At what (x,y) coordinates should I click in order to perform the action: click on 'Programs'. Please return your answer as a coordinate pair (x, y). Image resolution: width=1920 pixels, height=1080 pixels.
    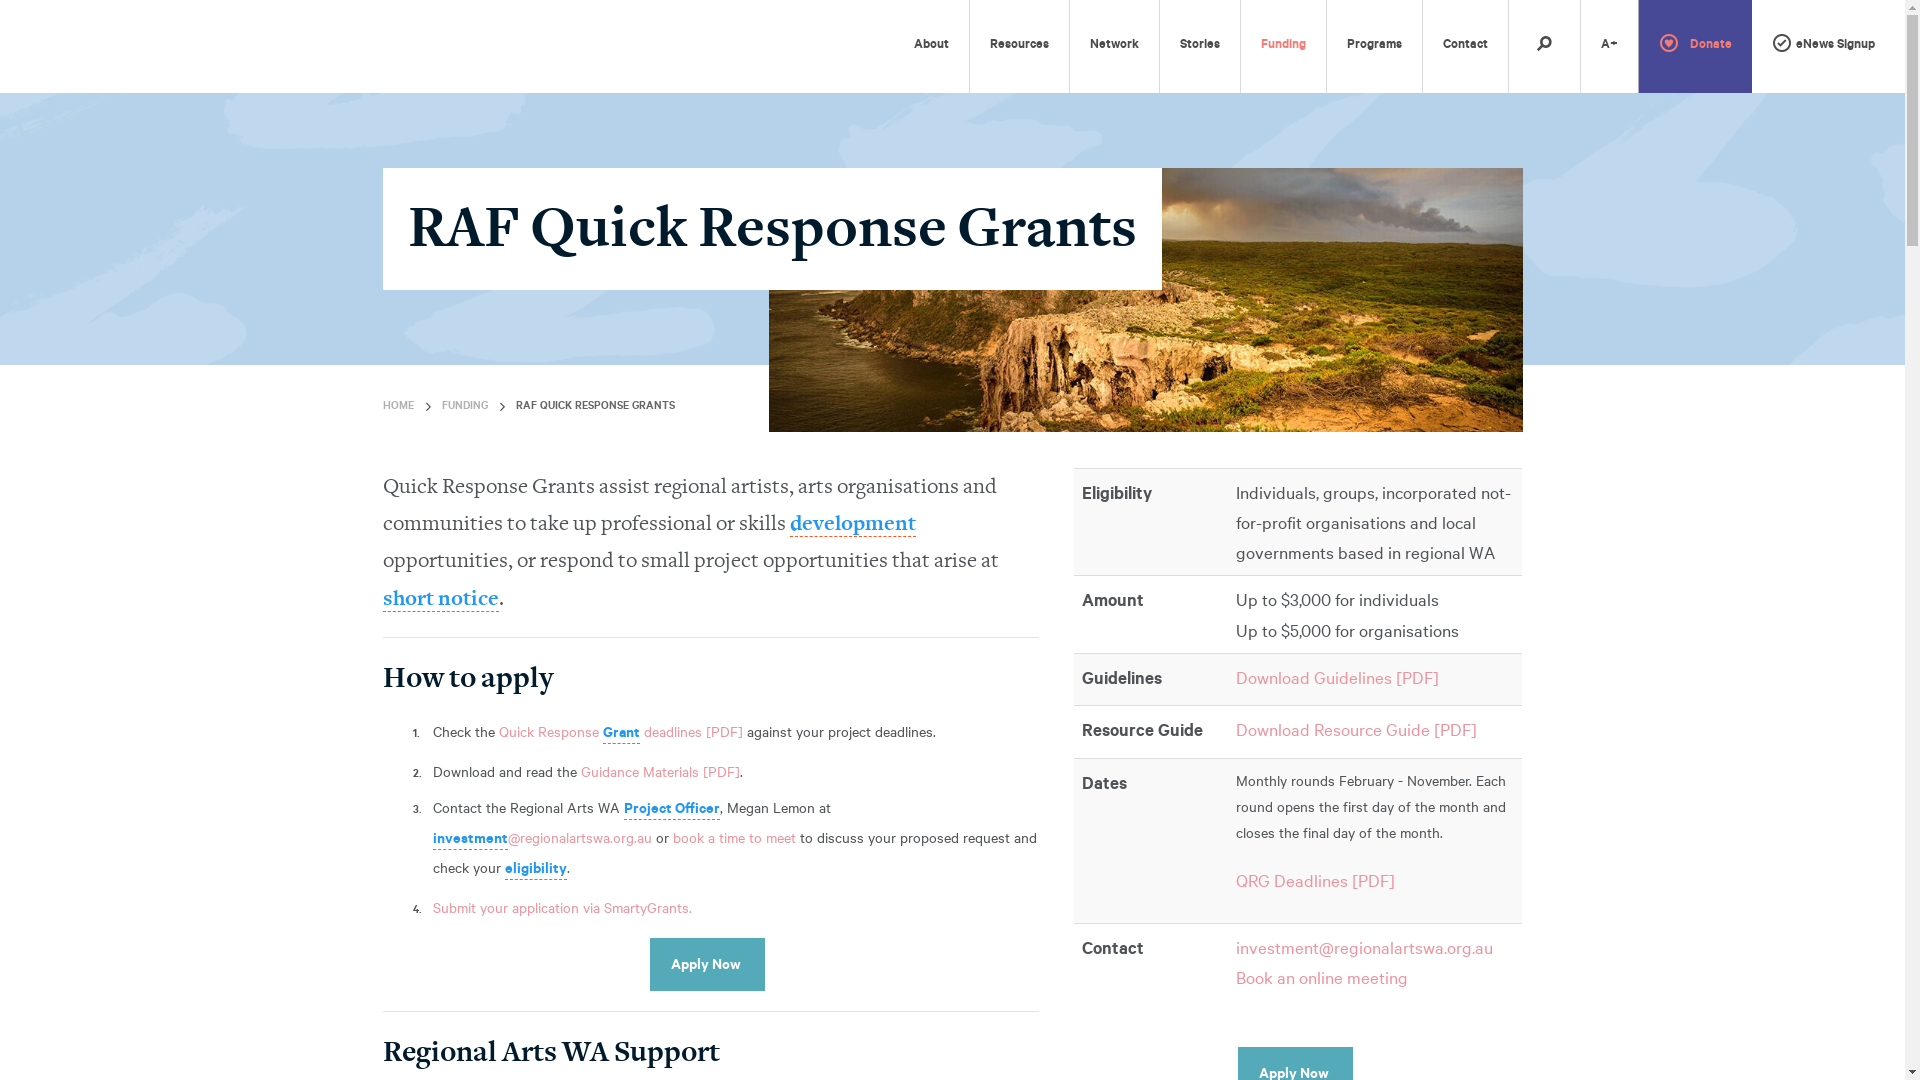
    Looking at the image, I should click on (1373, 45).